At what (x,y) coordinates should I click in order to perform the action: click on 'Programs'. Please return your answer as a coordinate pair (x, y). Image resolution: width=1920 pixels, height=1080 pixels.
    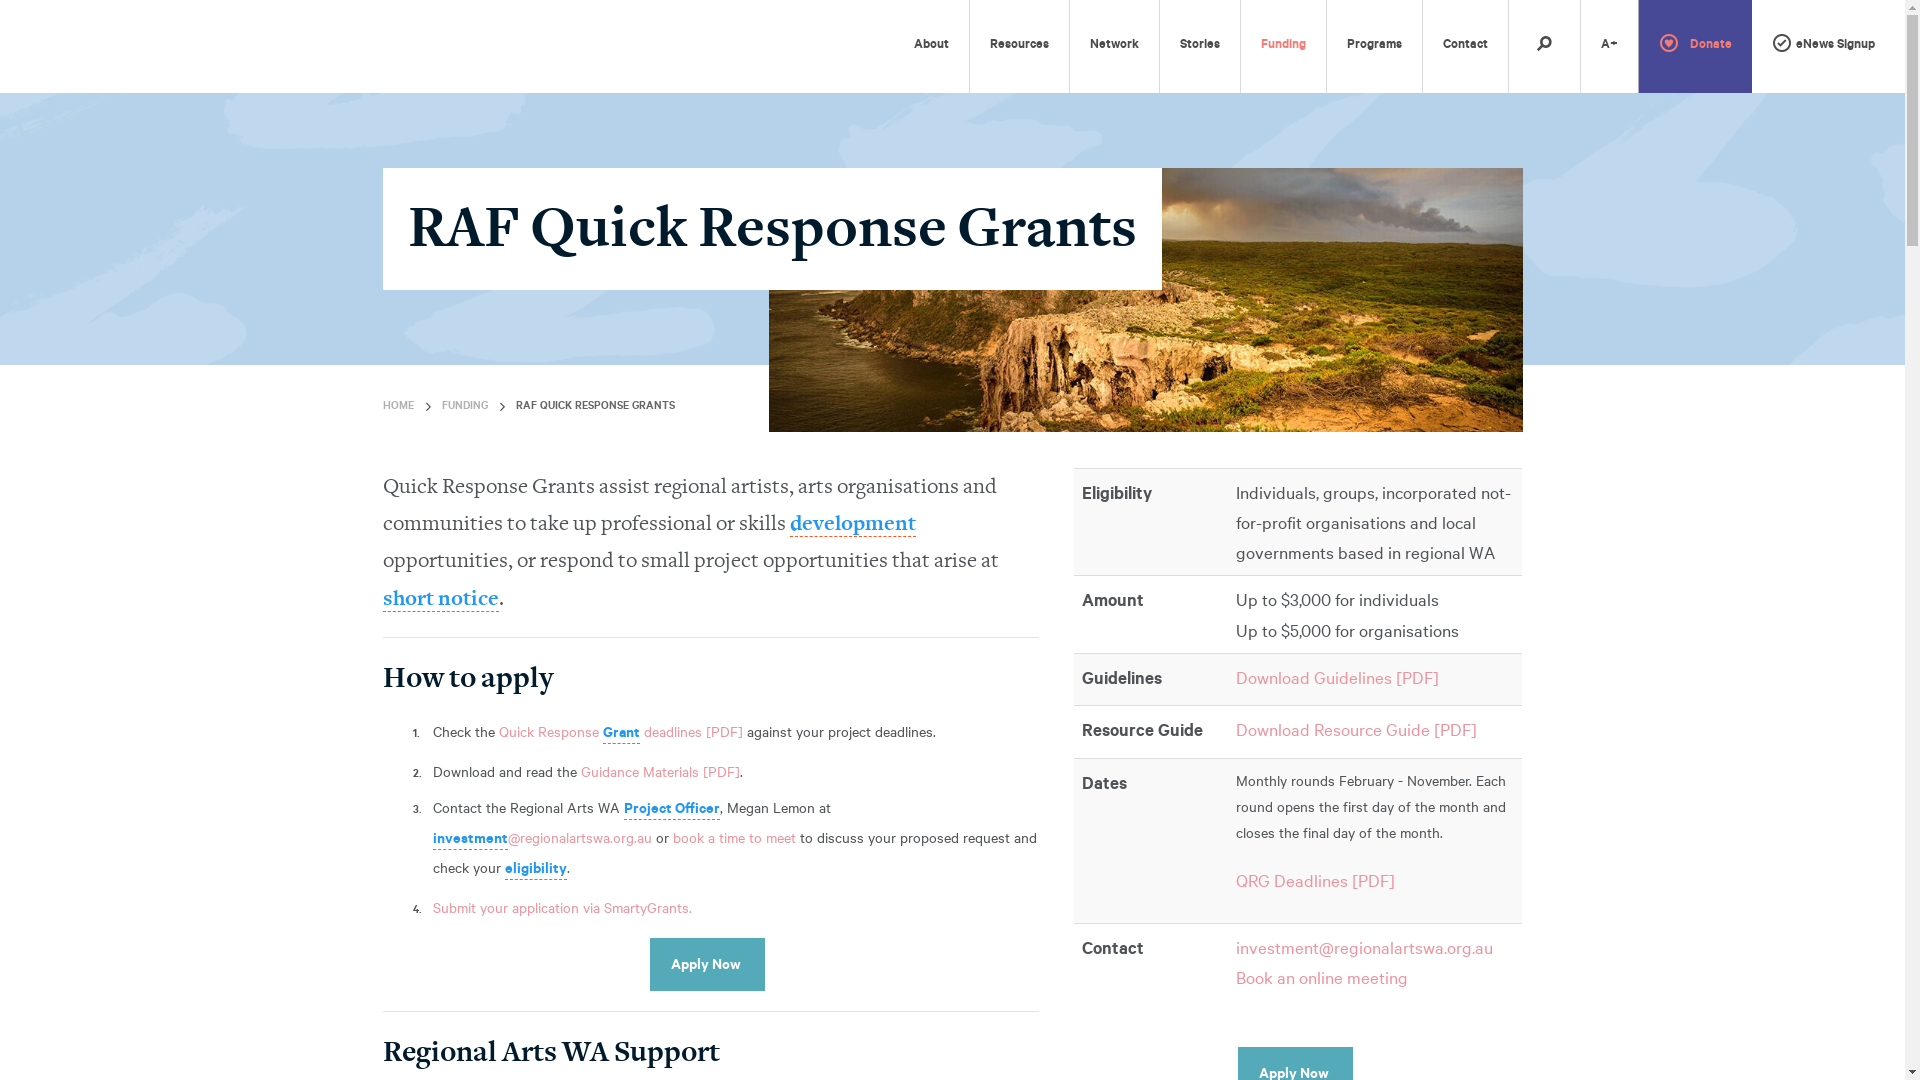
    Looking at the image, I should click on (1373, 45).